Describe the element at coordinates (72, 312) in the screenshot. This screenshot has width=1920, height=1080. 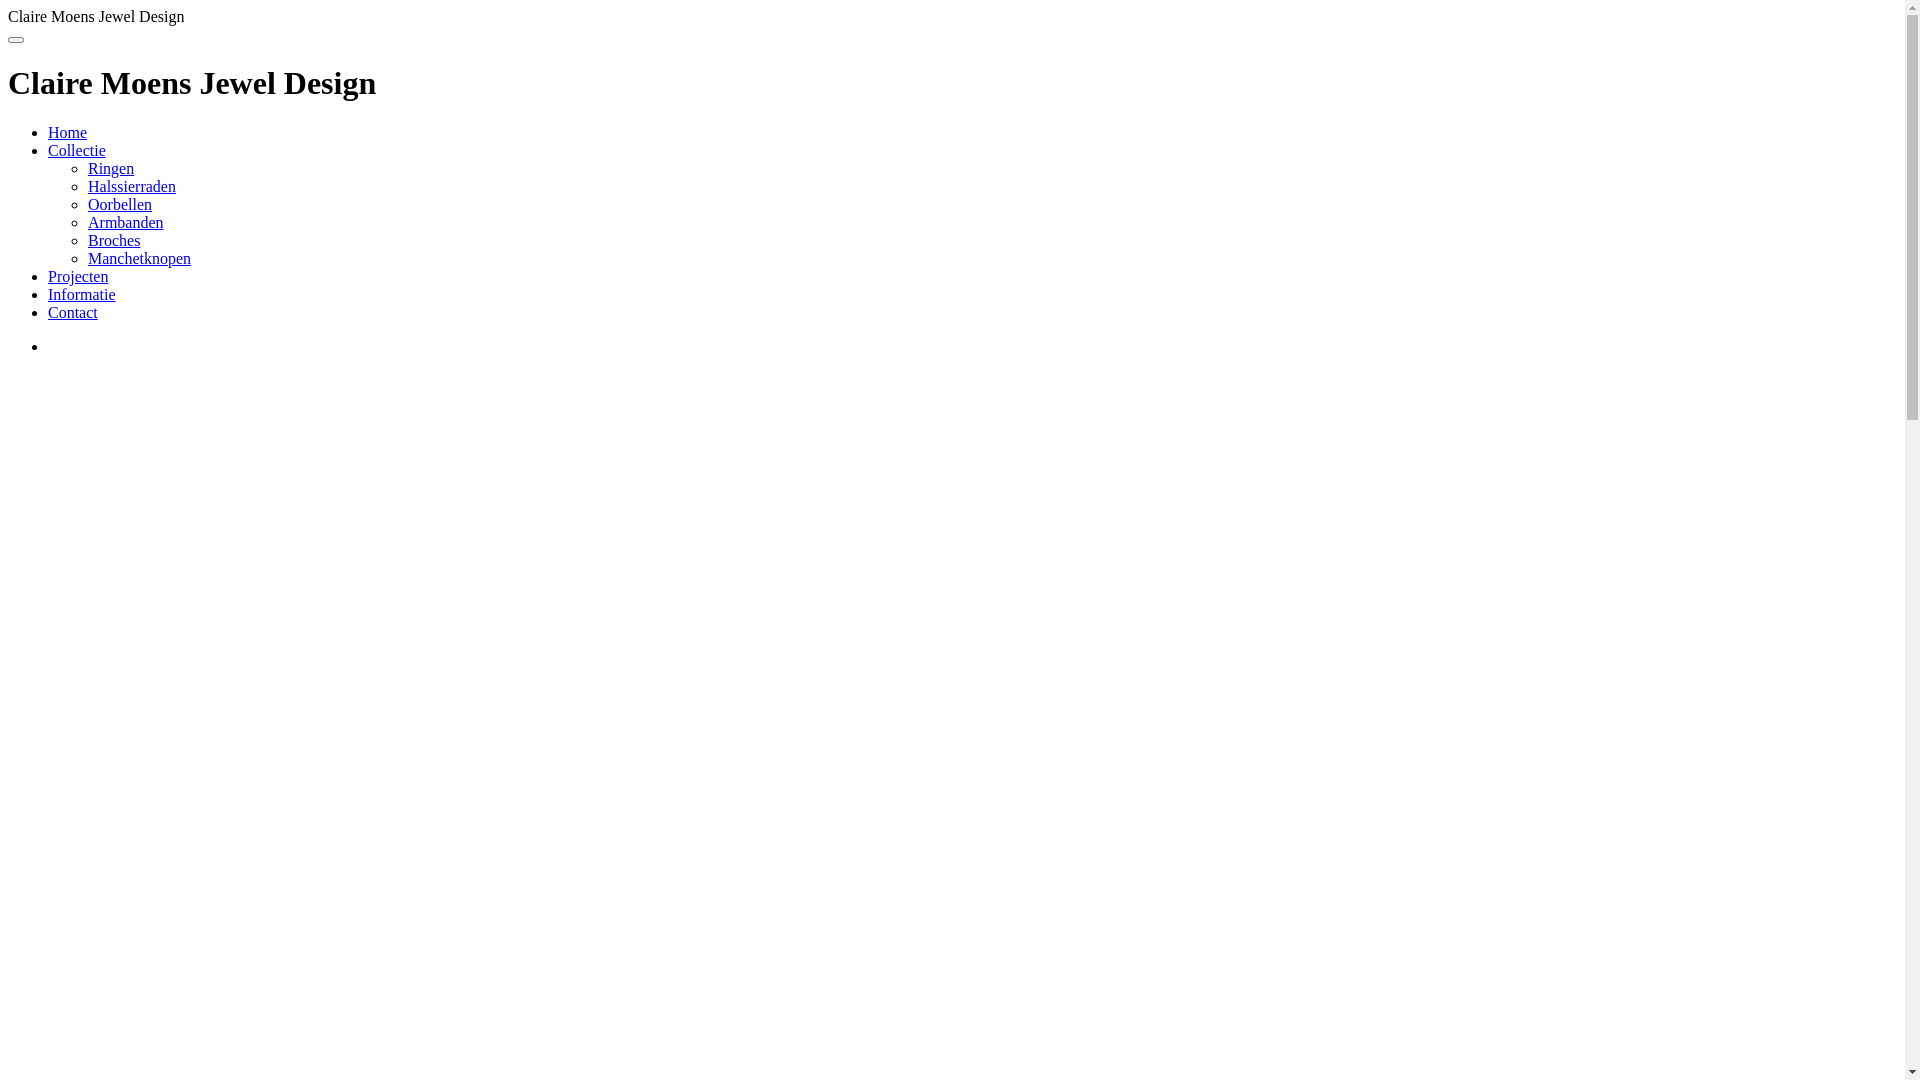
I see `'Contact'` at that location.